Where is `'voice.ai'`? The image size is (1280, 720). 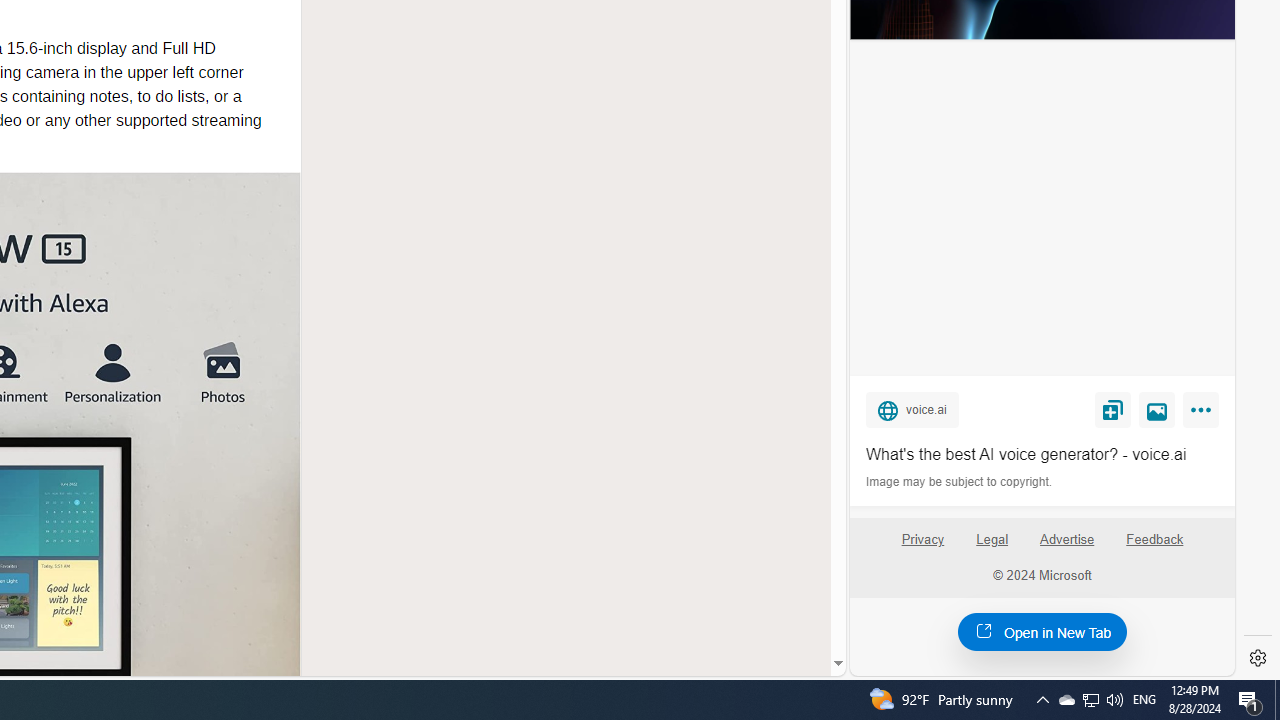 'voice.ai' is located at coordinates (911, 408).